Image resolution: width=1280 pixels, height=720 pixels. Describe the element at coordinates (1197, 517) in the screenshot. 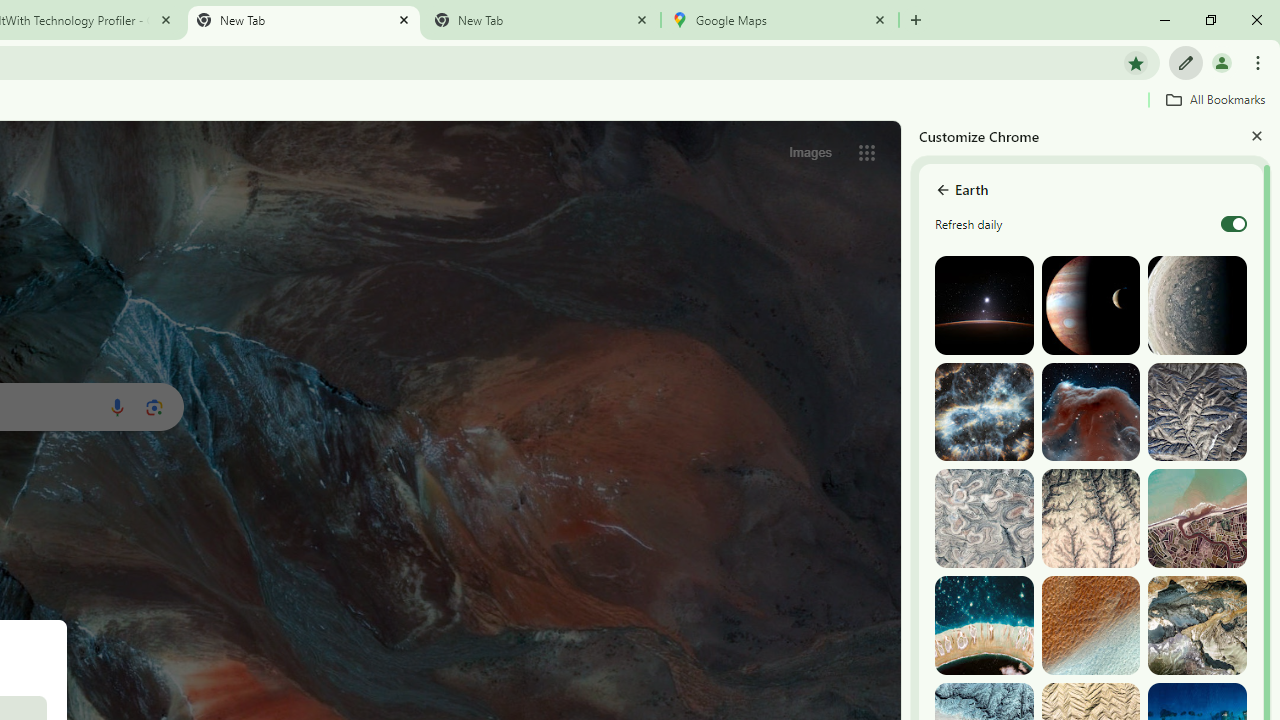

I see `'Nanggroe Aceh Darussalam, Indonesia'` at that location.